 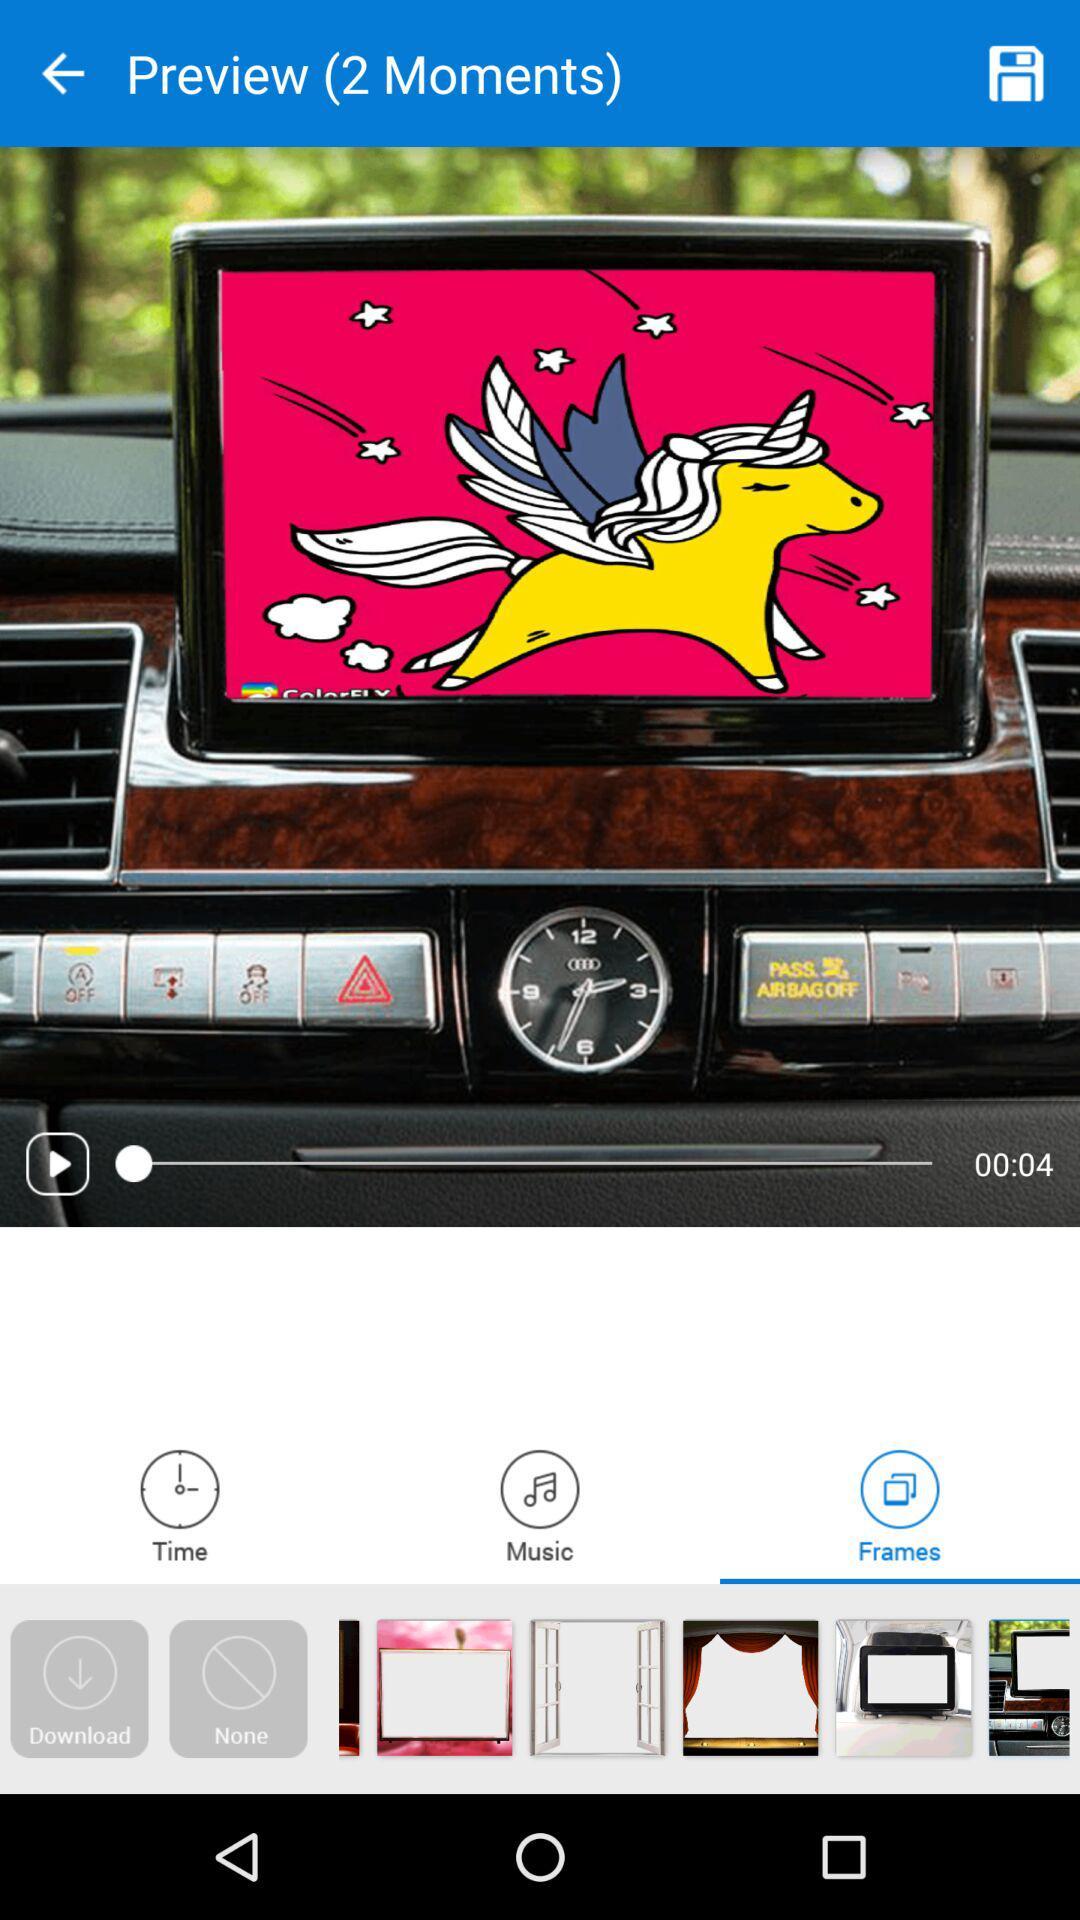 What do you see at coordinates (56, 1163) in the screenshot?
I see `the audio` at bounding box center [56, 1163].